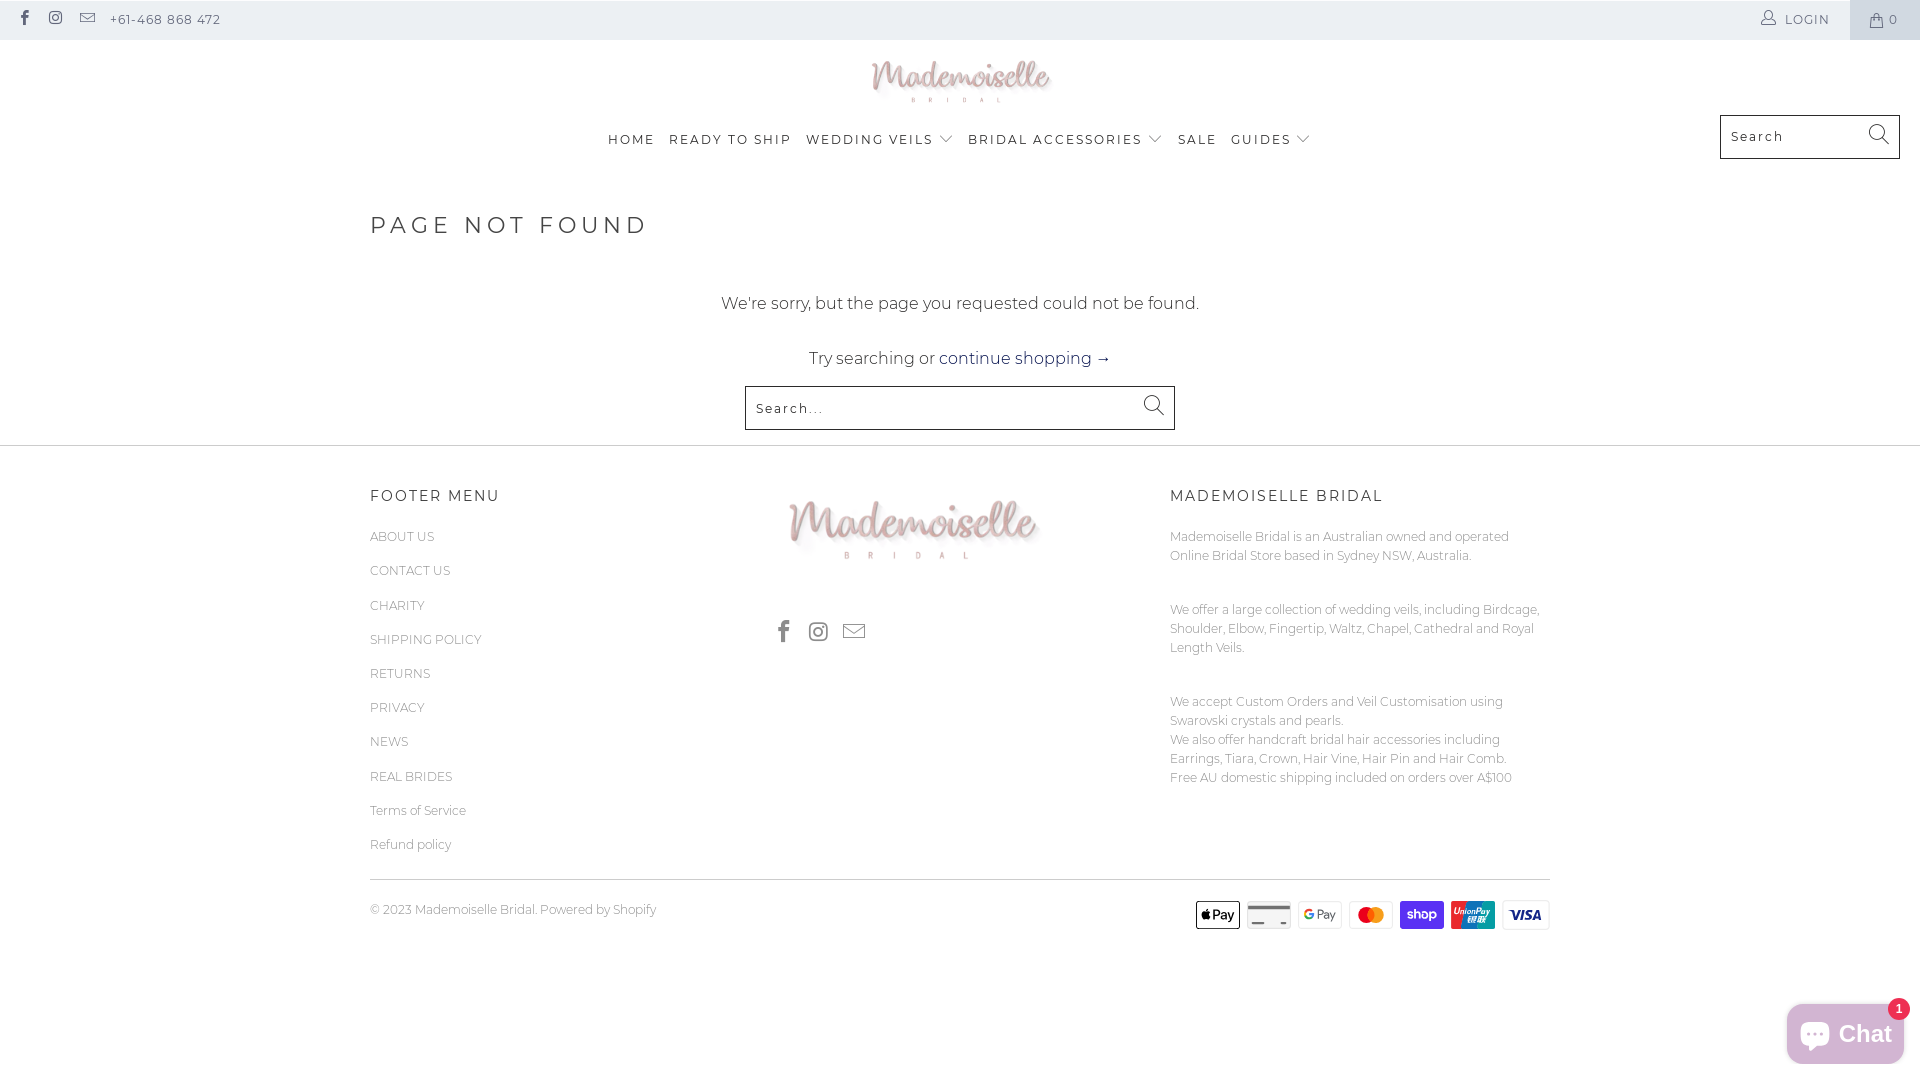 Image resolution: width=1920 pixels, height=1080 pixels. What do you see at coordinates (1270, 138) in the screenshot?
I see `'GUIDES'` at bounding box center [1270, 138].